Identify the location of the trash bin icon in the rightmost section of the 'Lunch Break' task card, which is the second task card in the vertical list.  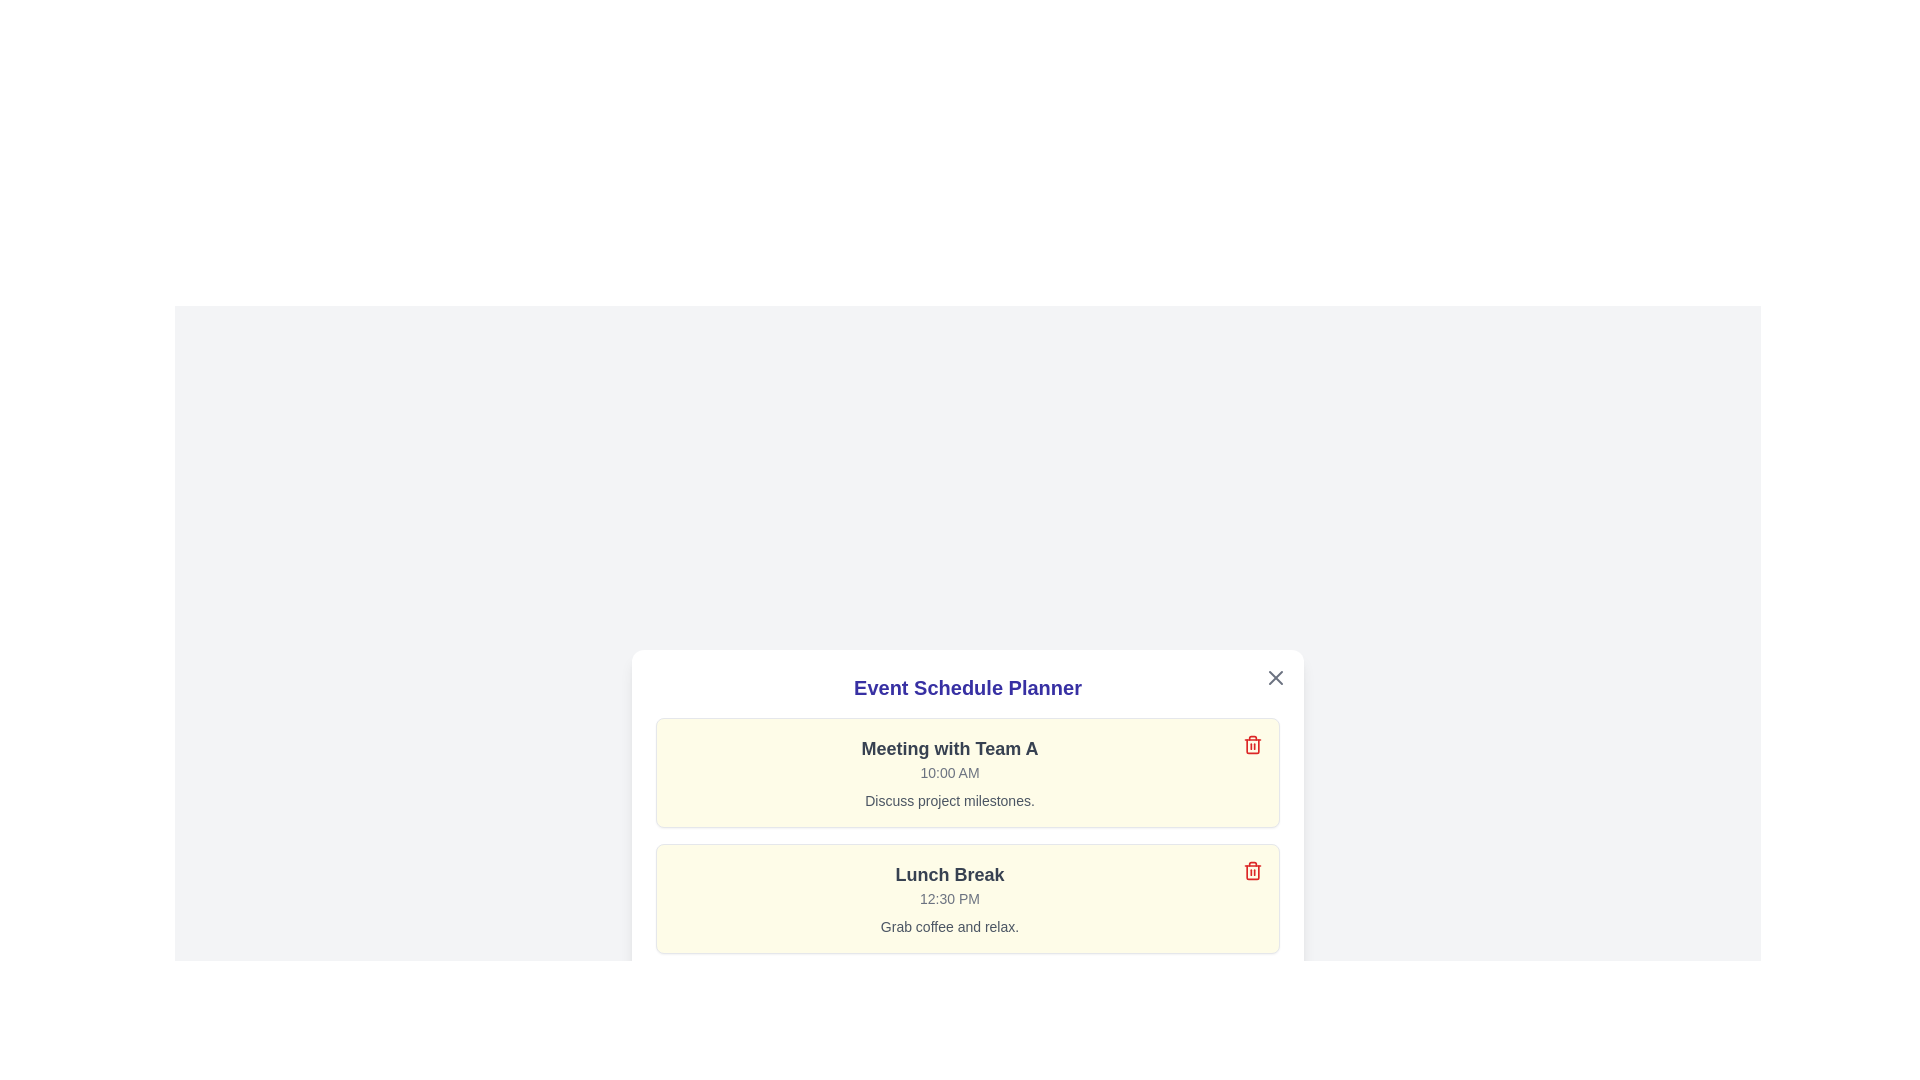
(1251, 870).